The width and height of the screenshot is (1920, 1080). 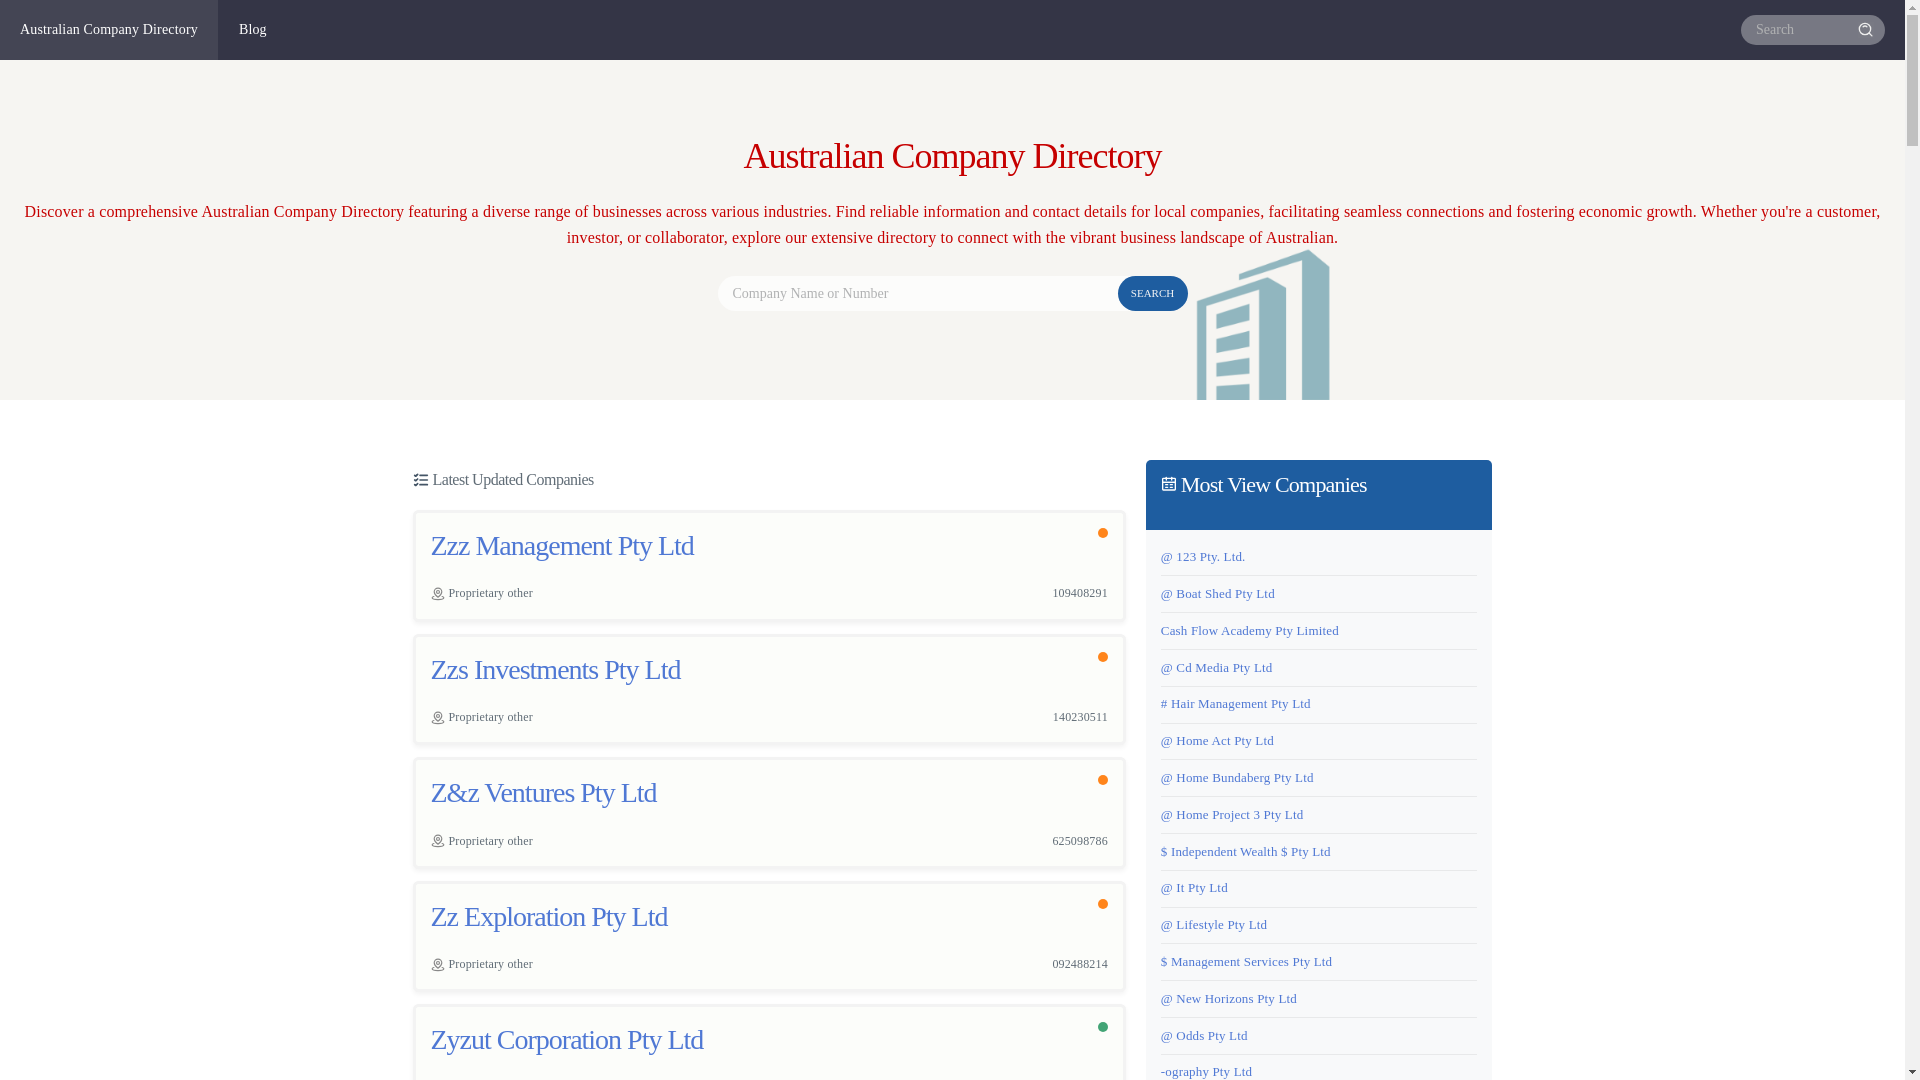 What do you see at coordinates (1216, 740) in the screenshot?
I see `'@ Home Act Pty Ltd'` at bounding box center [1216, 740].